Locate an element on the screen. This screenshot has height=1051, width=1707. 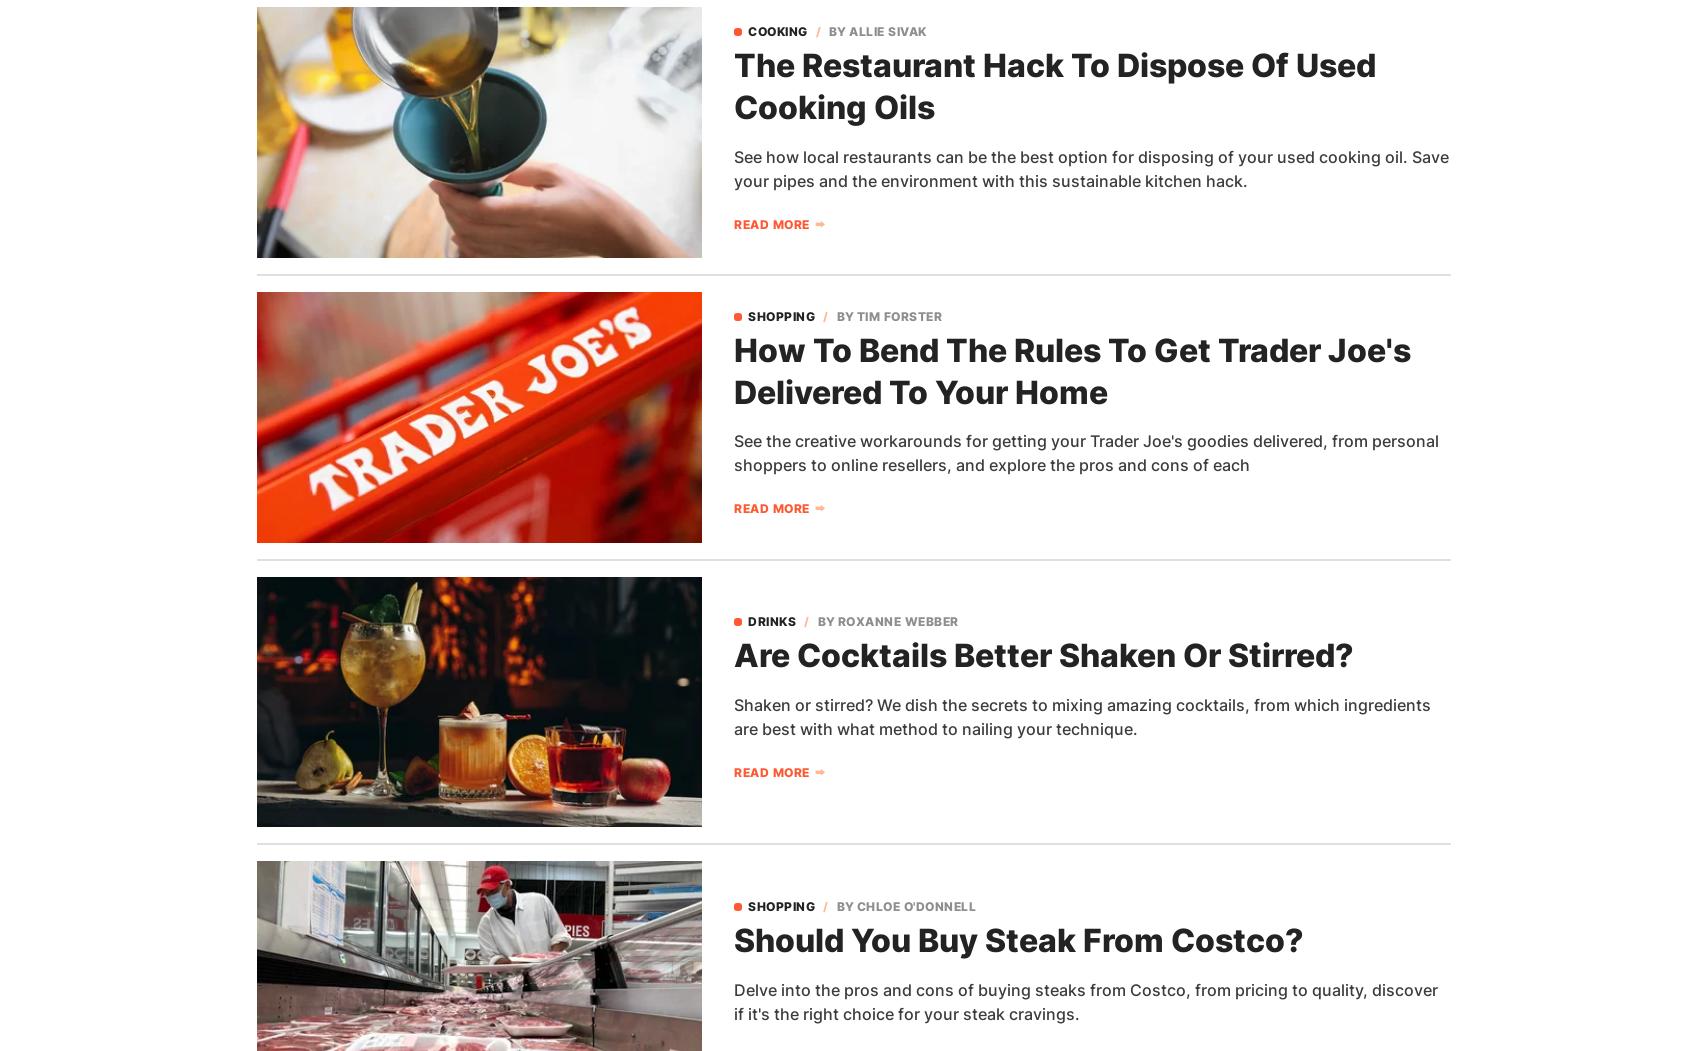
'Drinks' is located at coordinates (772, 620).